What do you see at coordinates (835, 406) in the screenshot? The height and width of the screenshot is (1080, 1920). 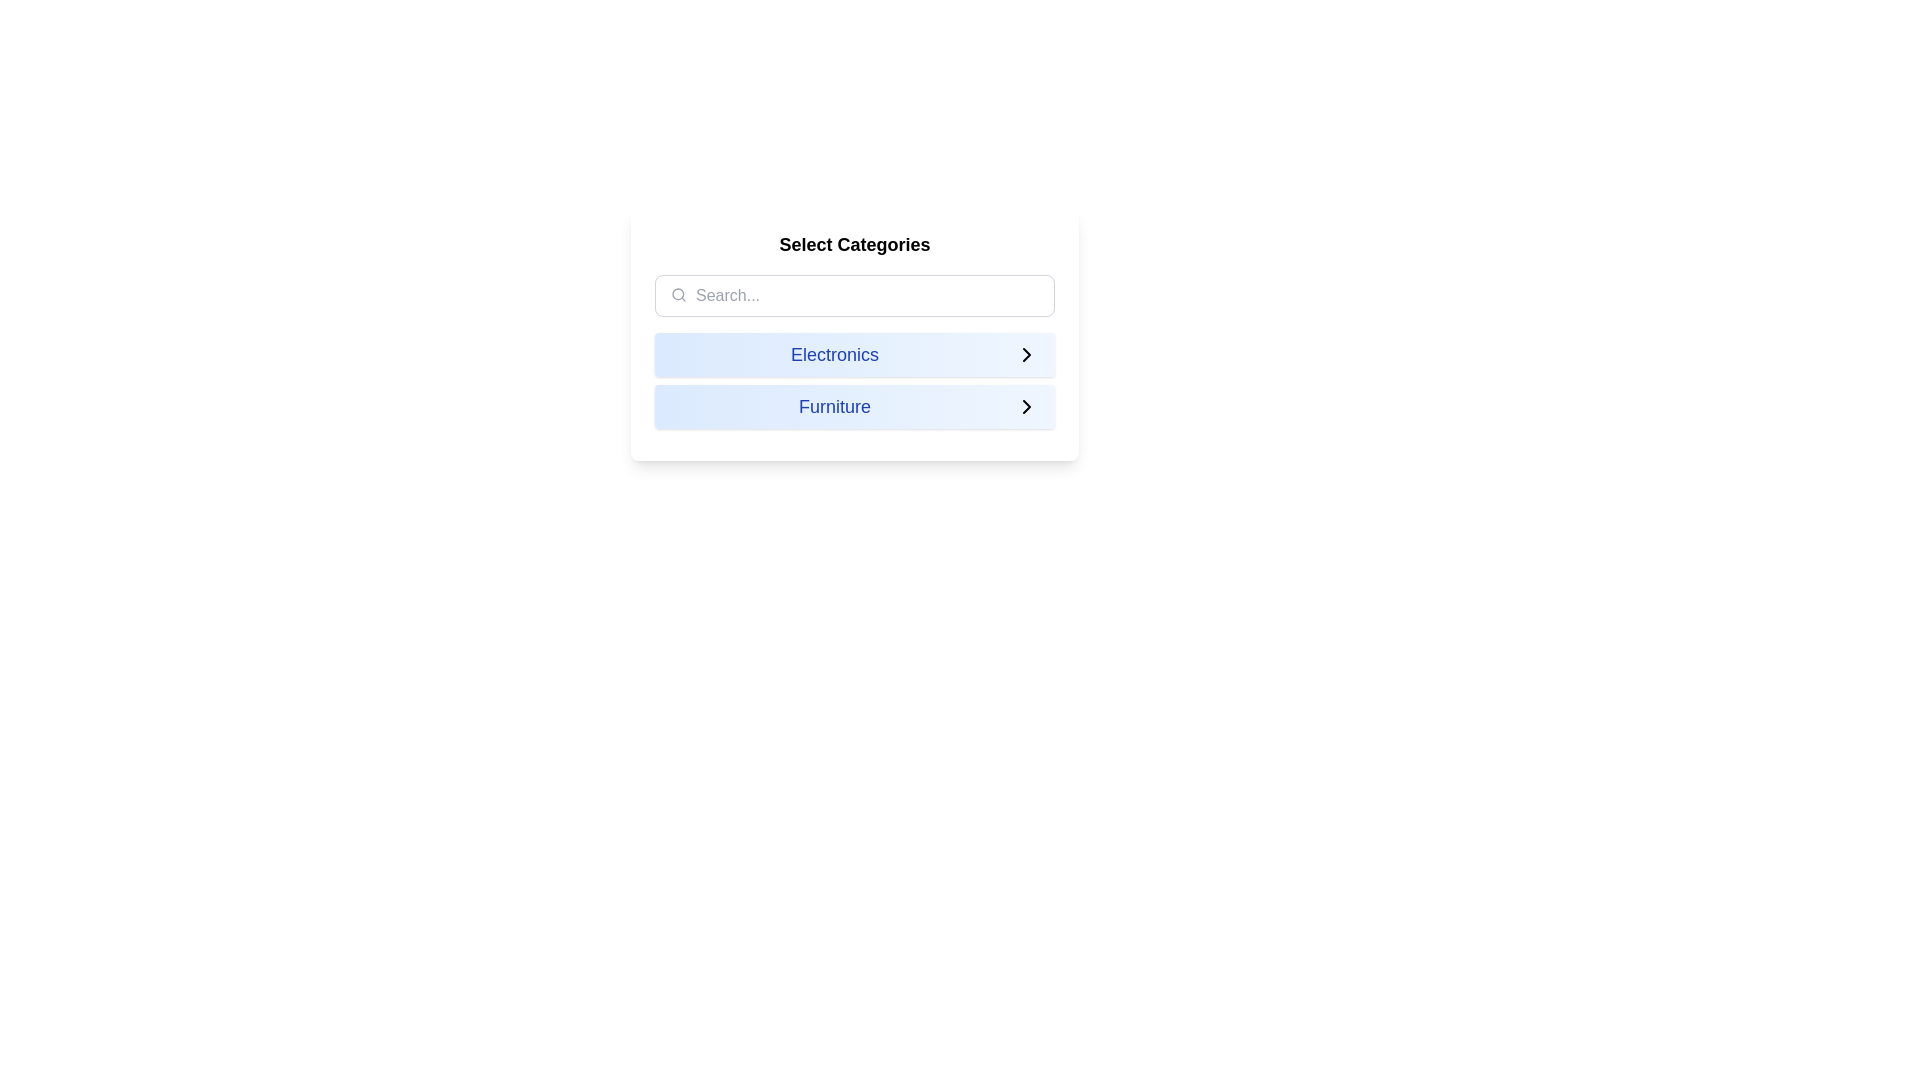 I see `the 'Furniture' text label, which is styled in blue with a larger font size and bold appearance, located` at bounding box center [835, 406].